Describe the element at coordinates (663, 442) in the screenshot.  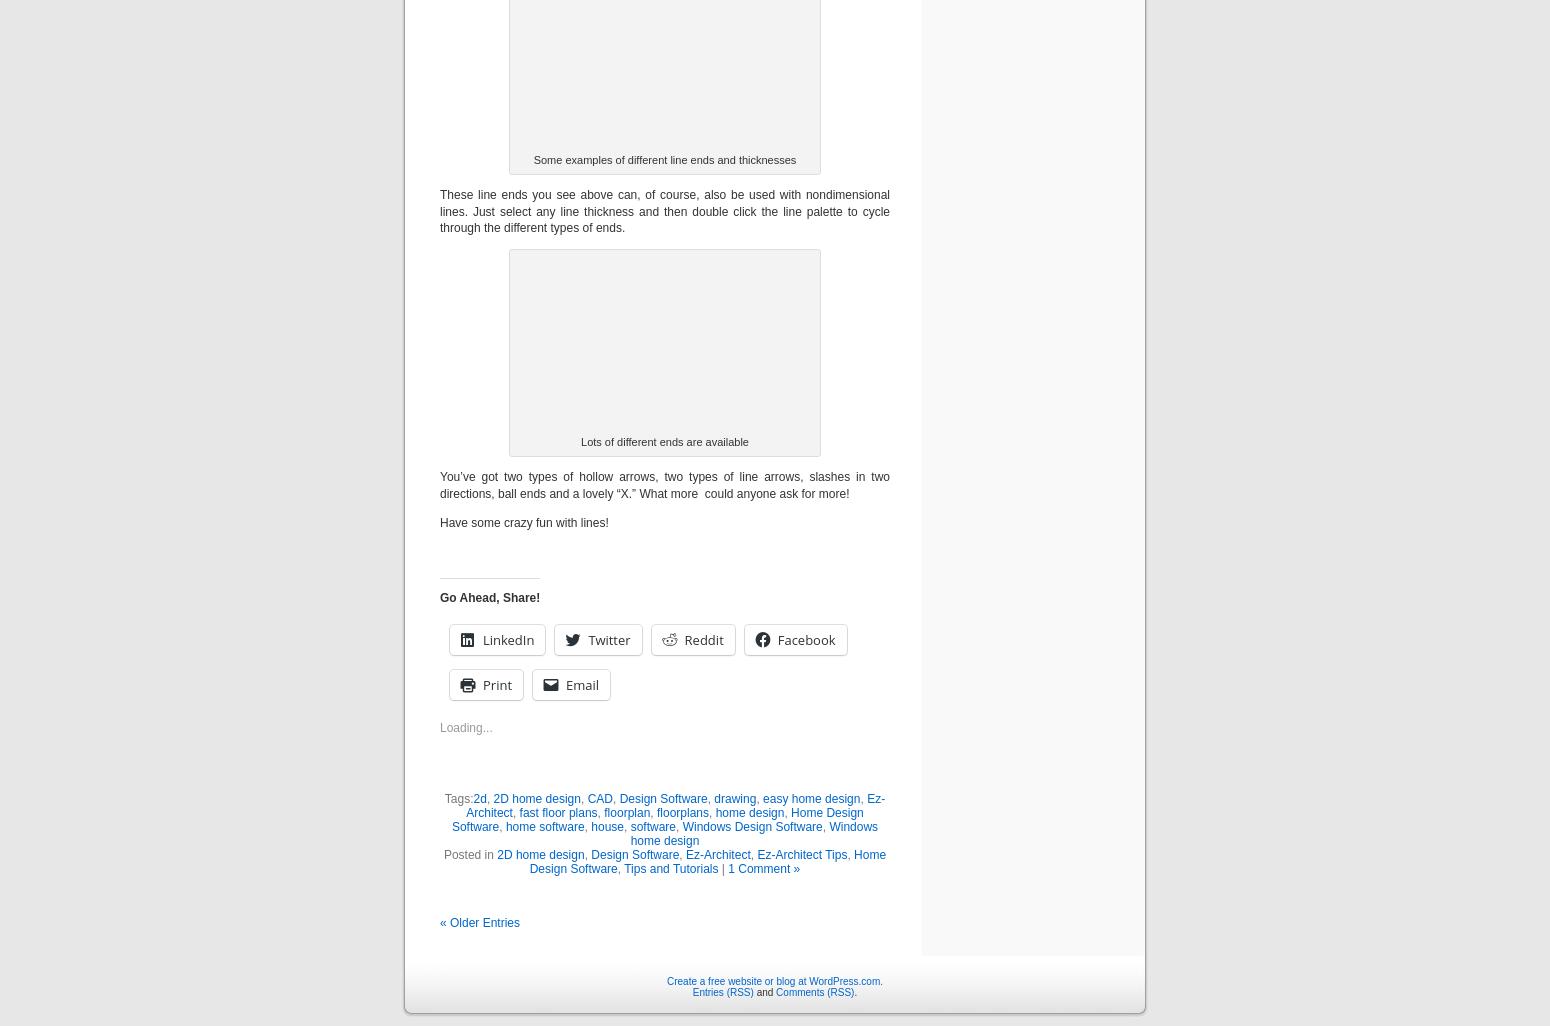
I see `'Lots of different ends are available'` at that location.